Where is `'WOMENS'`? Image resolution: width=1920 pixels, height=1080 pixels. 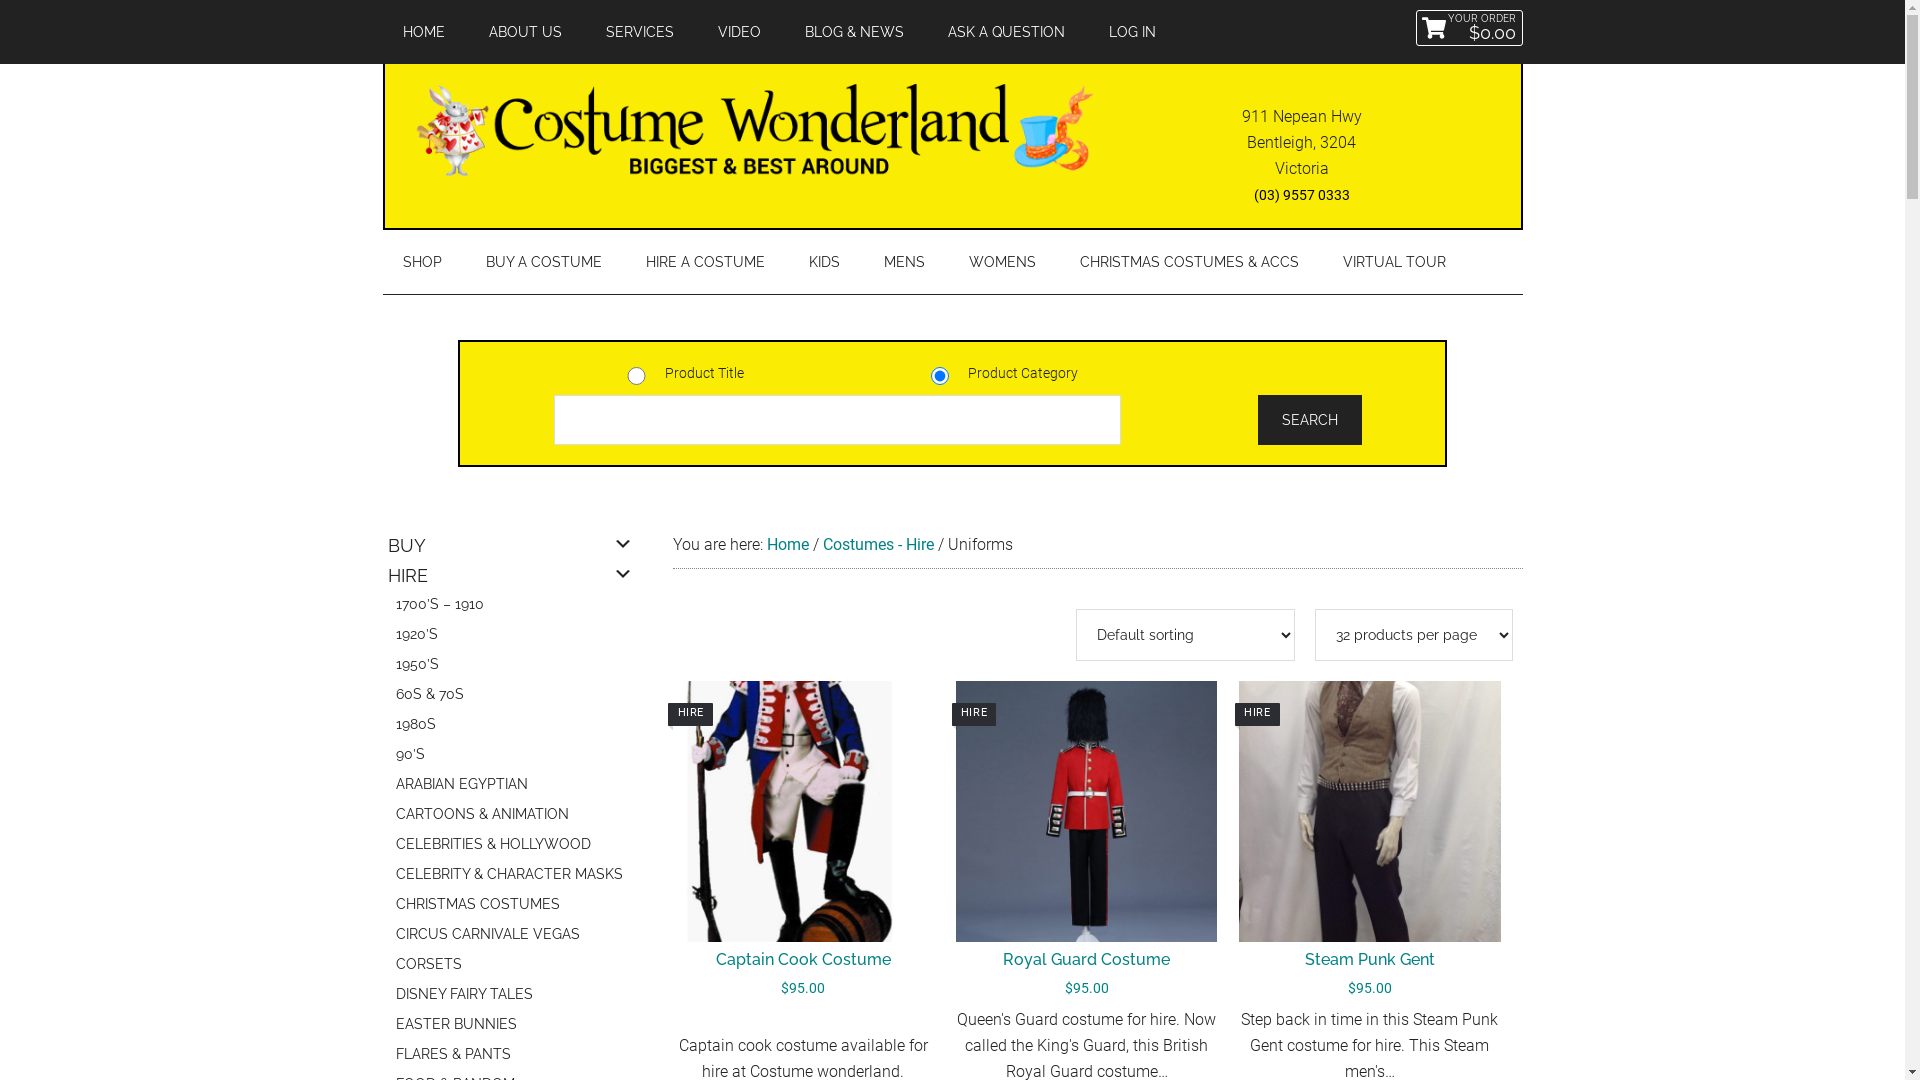
'WOMENS' is located at coordinates (1001, 261).